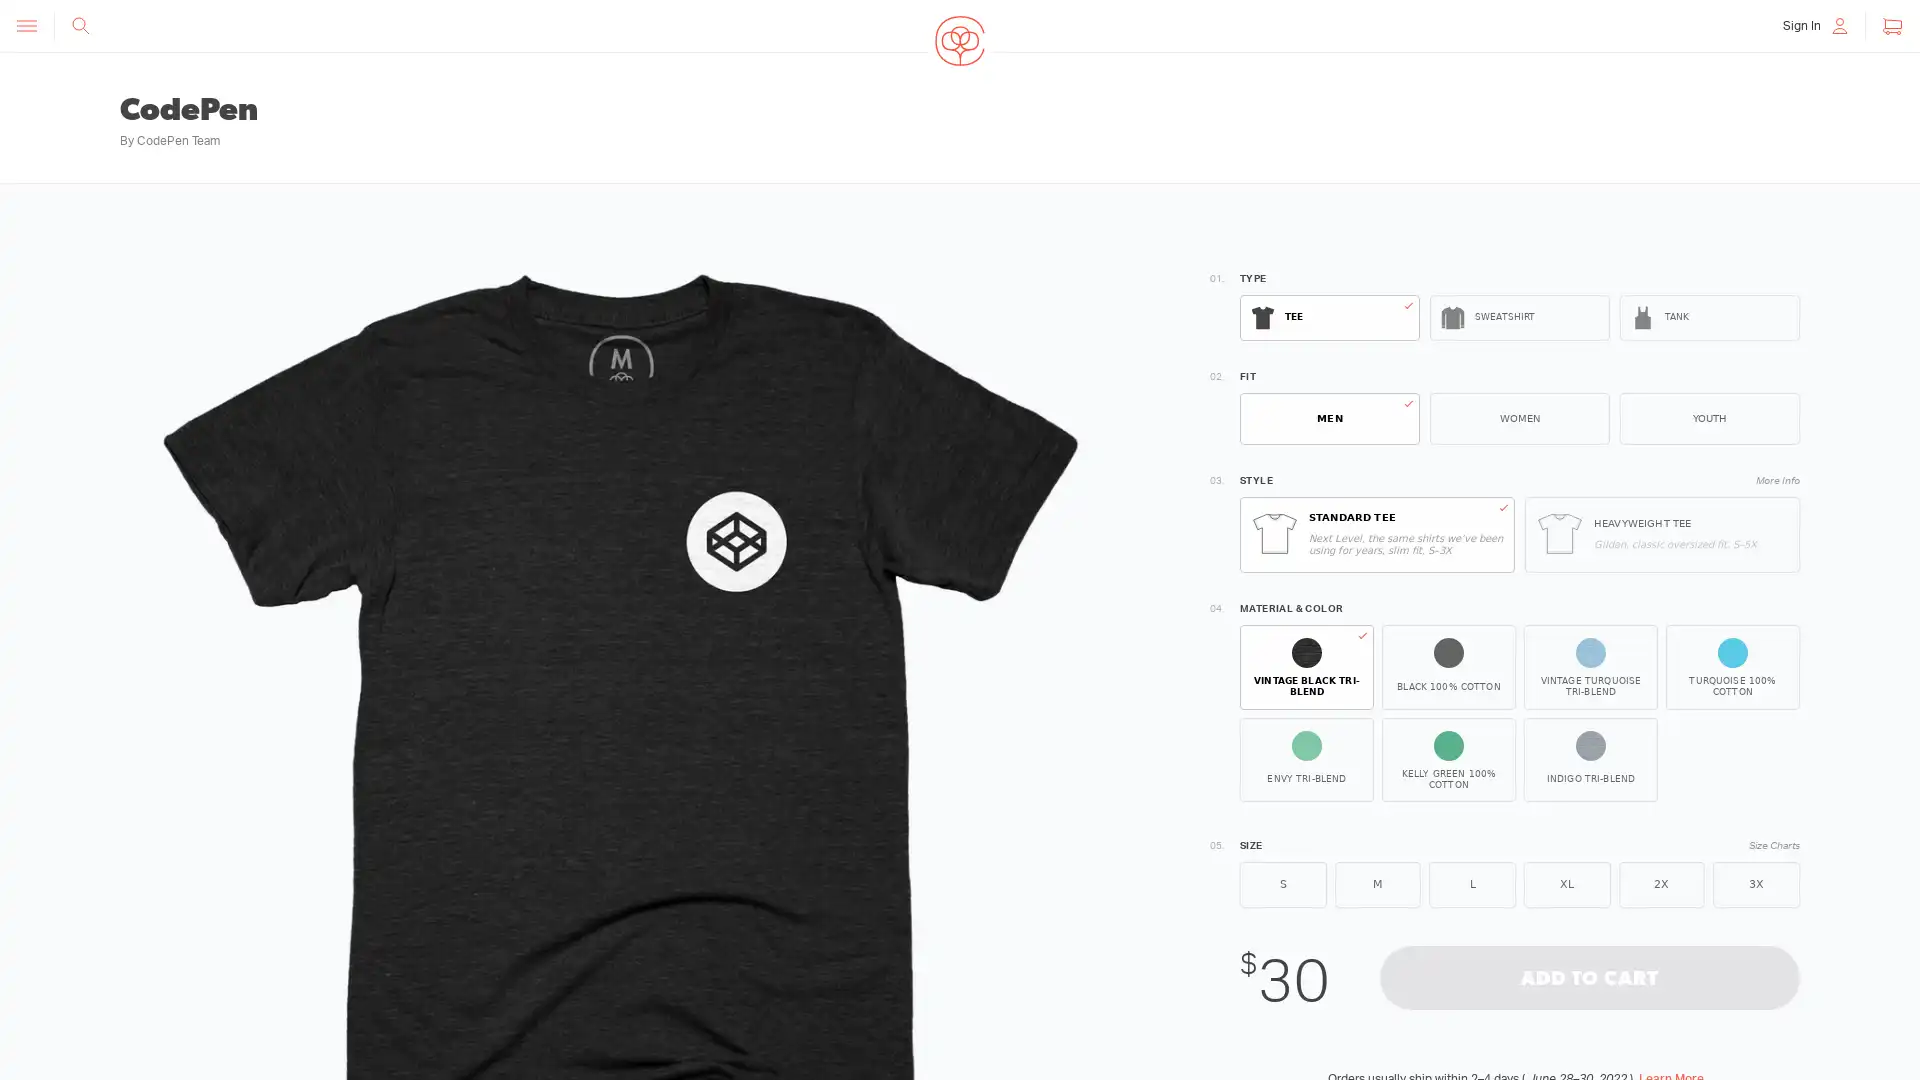  What do you see at coordinates (1755, 883) in the screenshot?
I see `3X` at bounding box center [1755, 883].